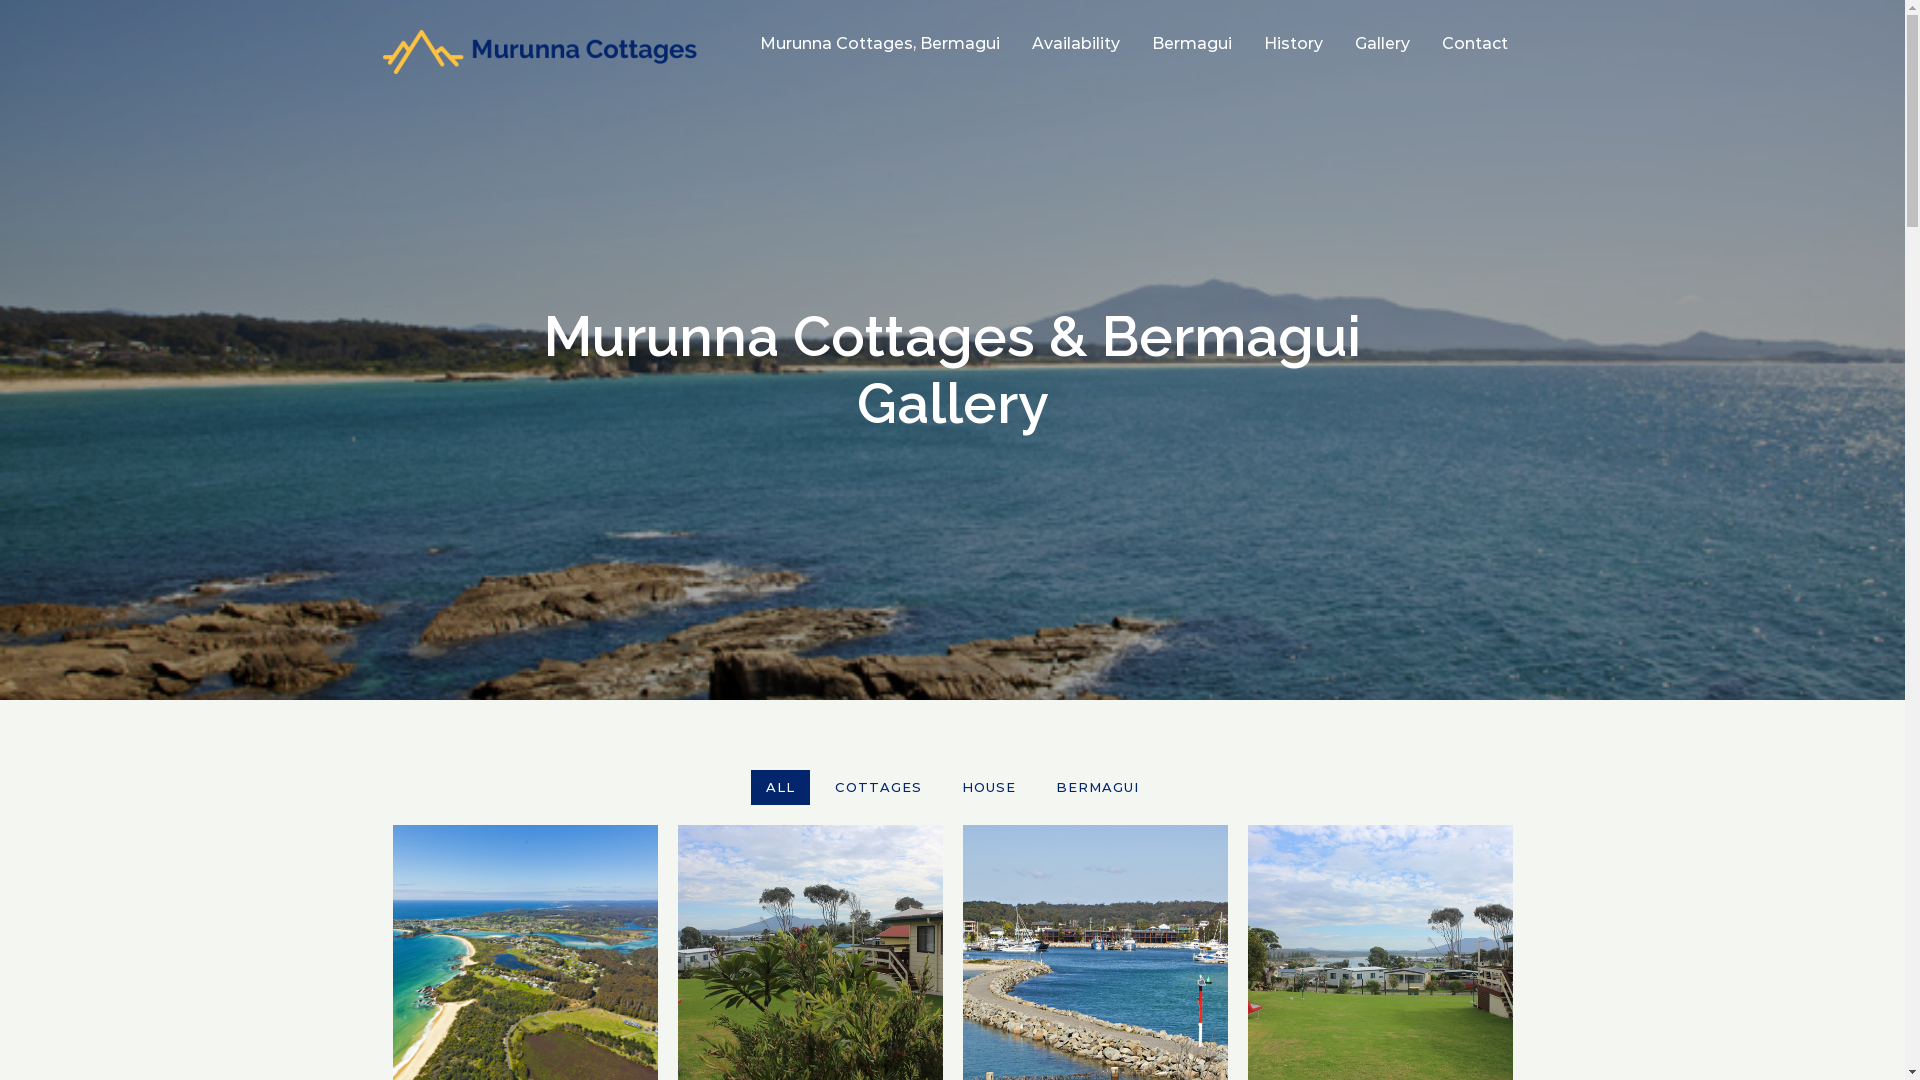 This screenshot has height=1080, width=1920. What do you see at coordinates (1380, 43) in the screenshot?
I see `'Gallery'` at bounding box center [1380, 43].